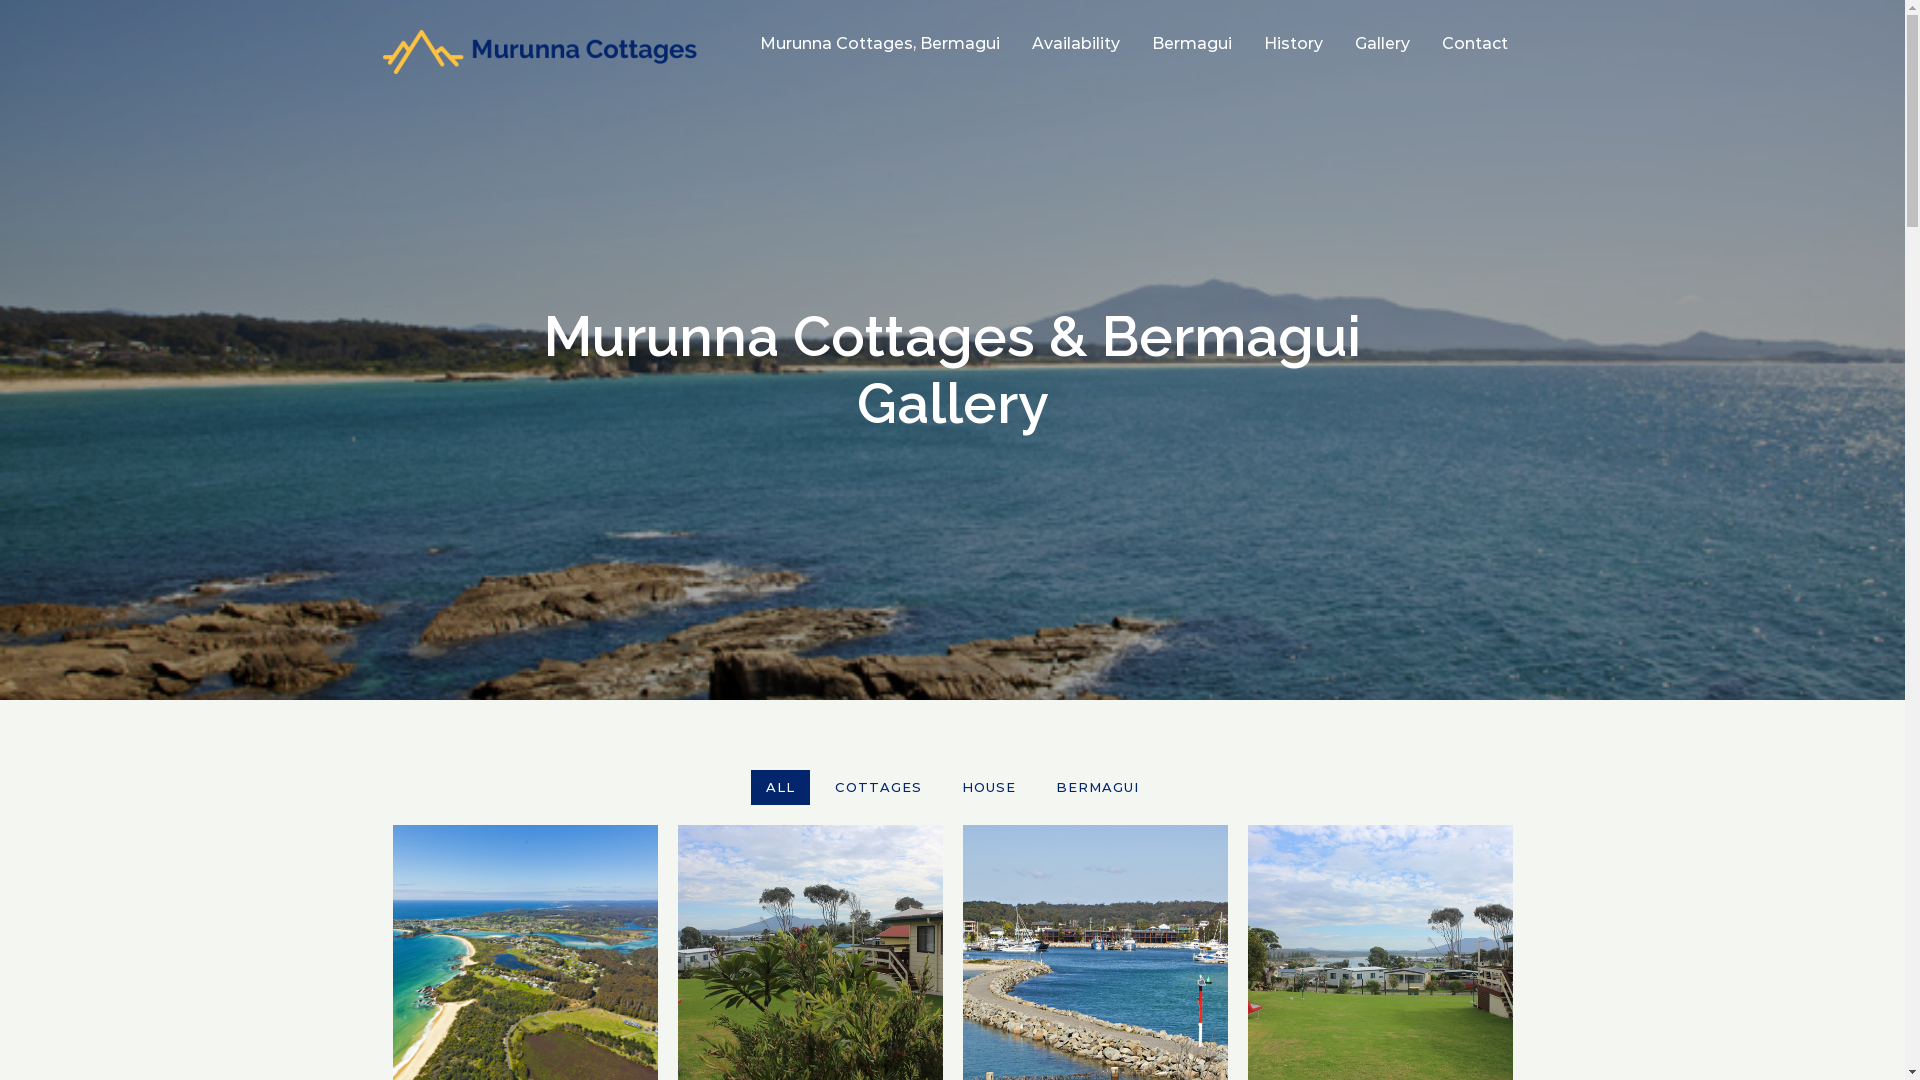 This screenshot has height=1080, width=1920. What do you see at coordinates (1380, 43) in the screenshot?
I see `'Gallery'` at bounding box center [1380, 43].